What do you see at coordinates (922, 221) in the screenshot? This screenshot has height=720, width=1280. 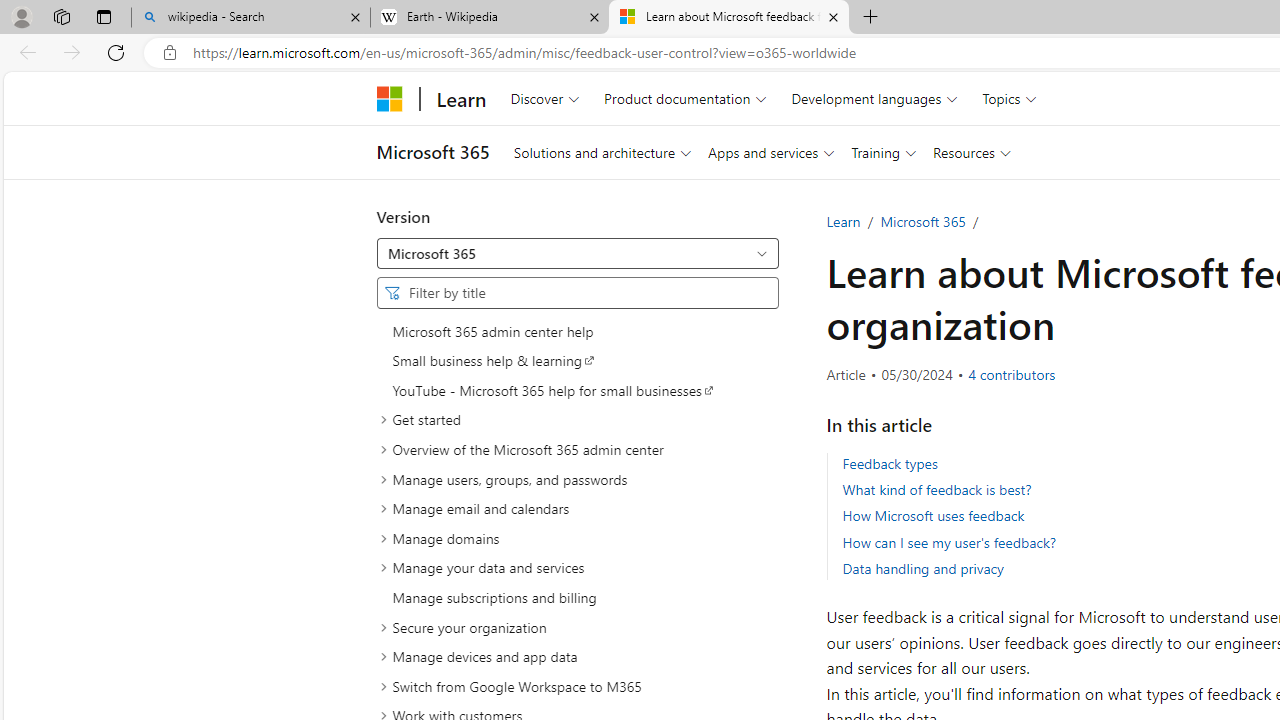 I see `'Microsoft 365'` at bounding box center [922, 221].